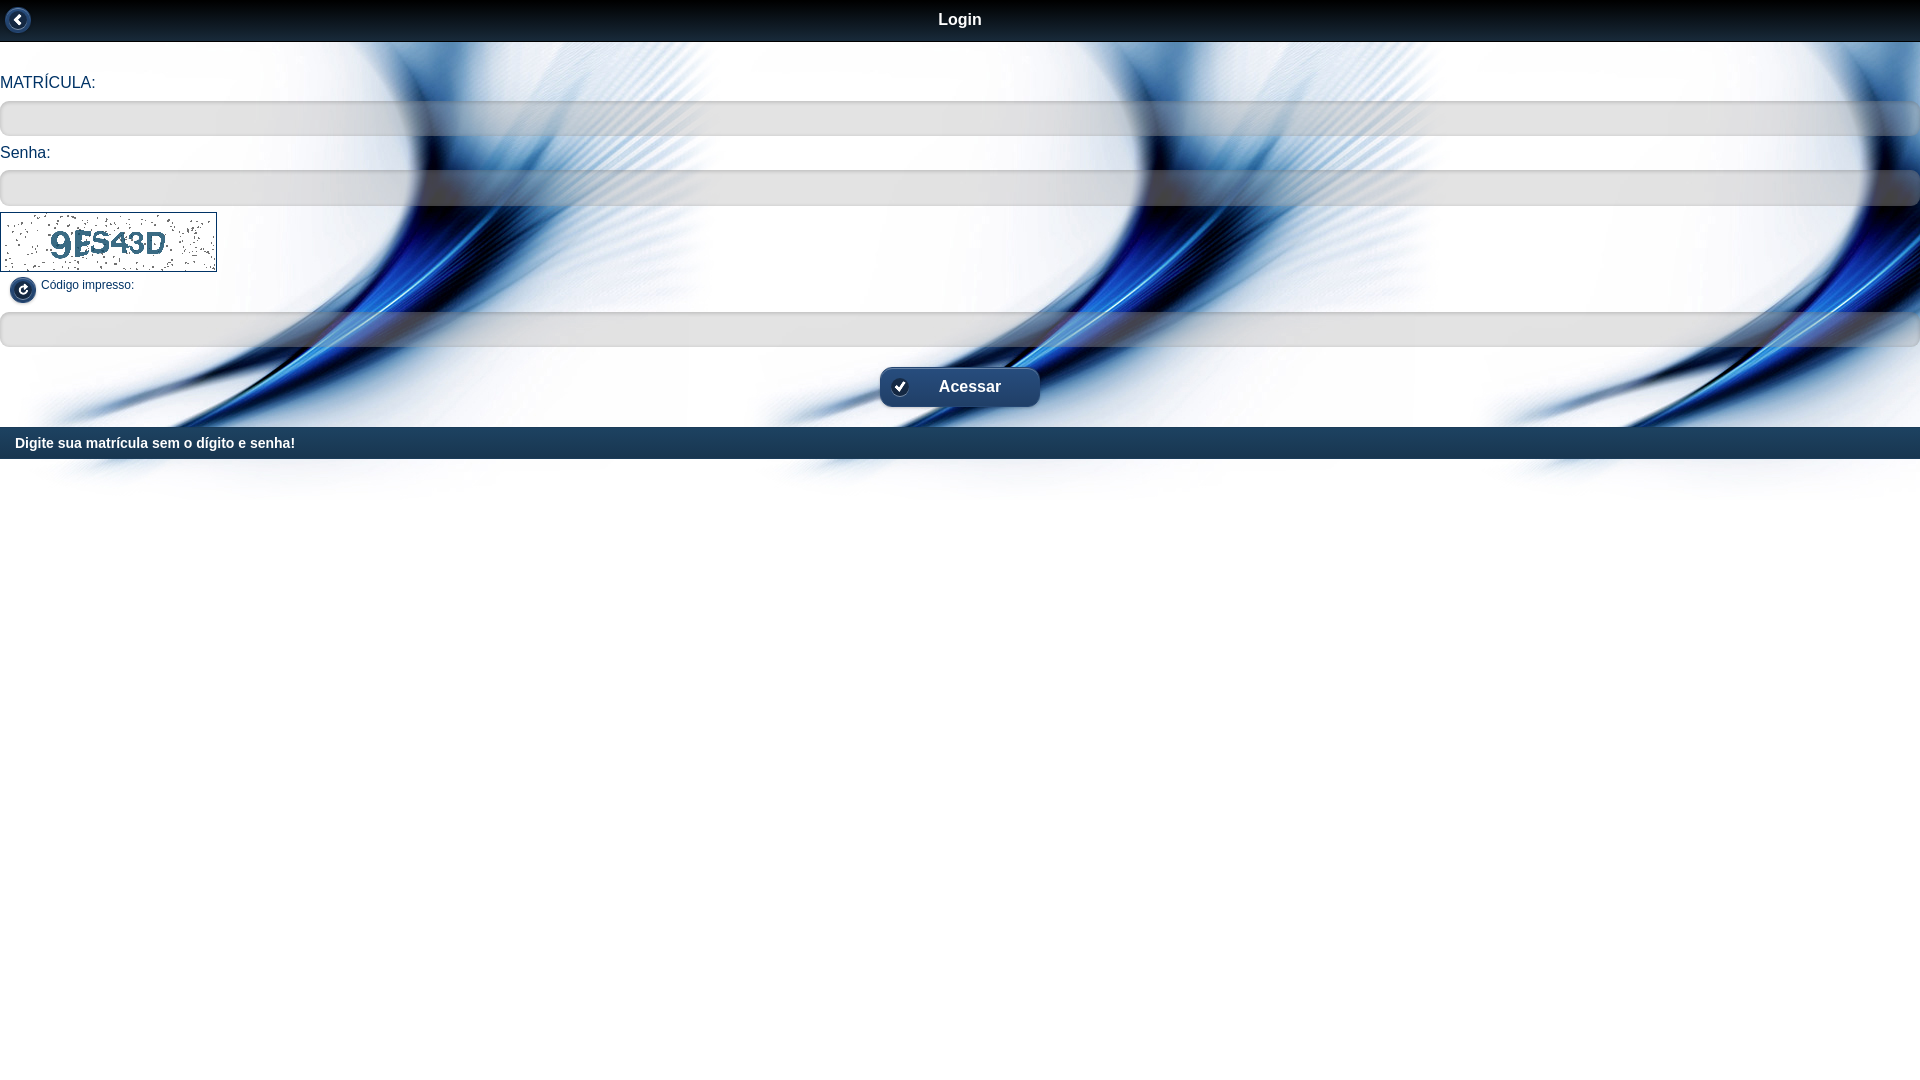 The width and height of the screenshot is (1920, 1080). What do you see at coordinates (4, 19) in the screenshot?
I see `'Voltar'` at bounding box center [4, 19].